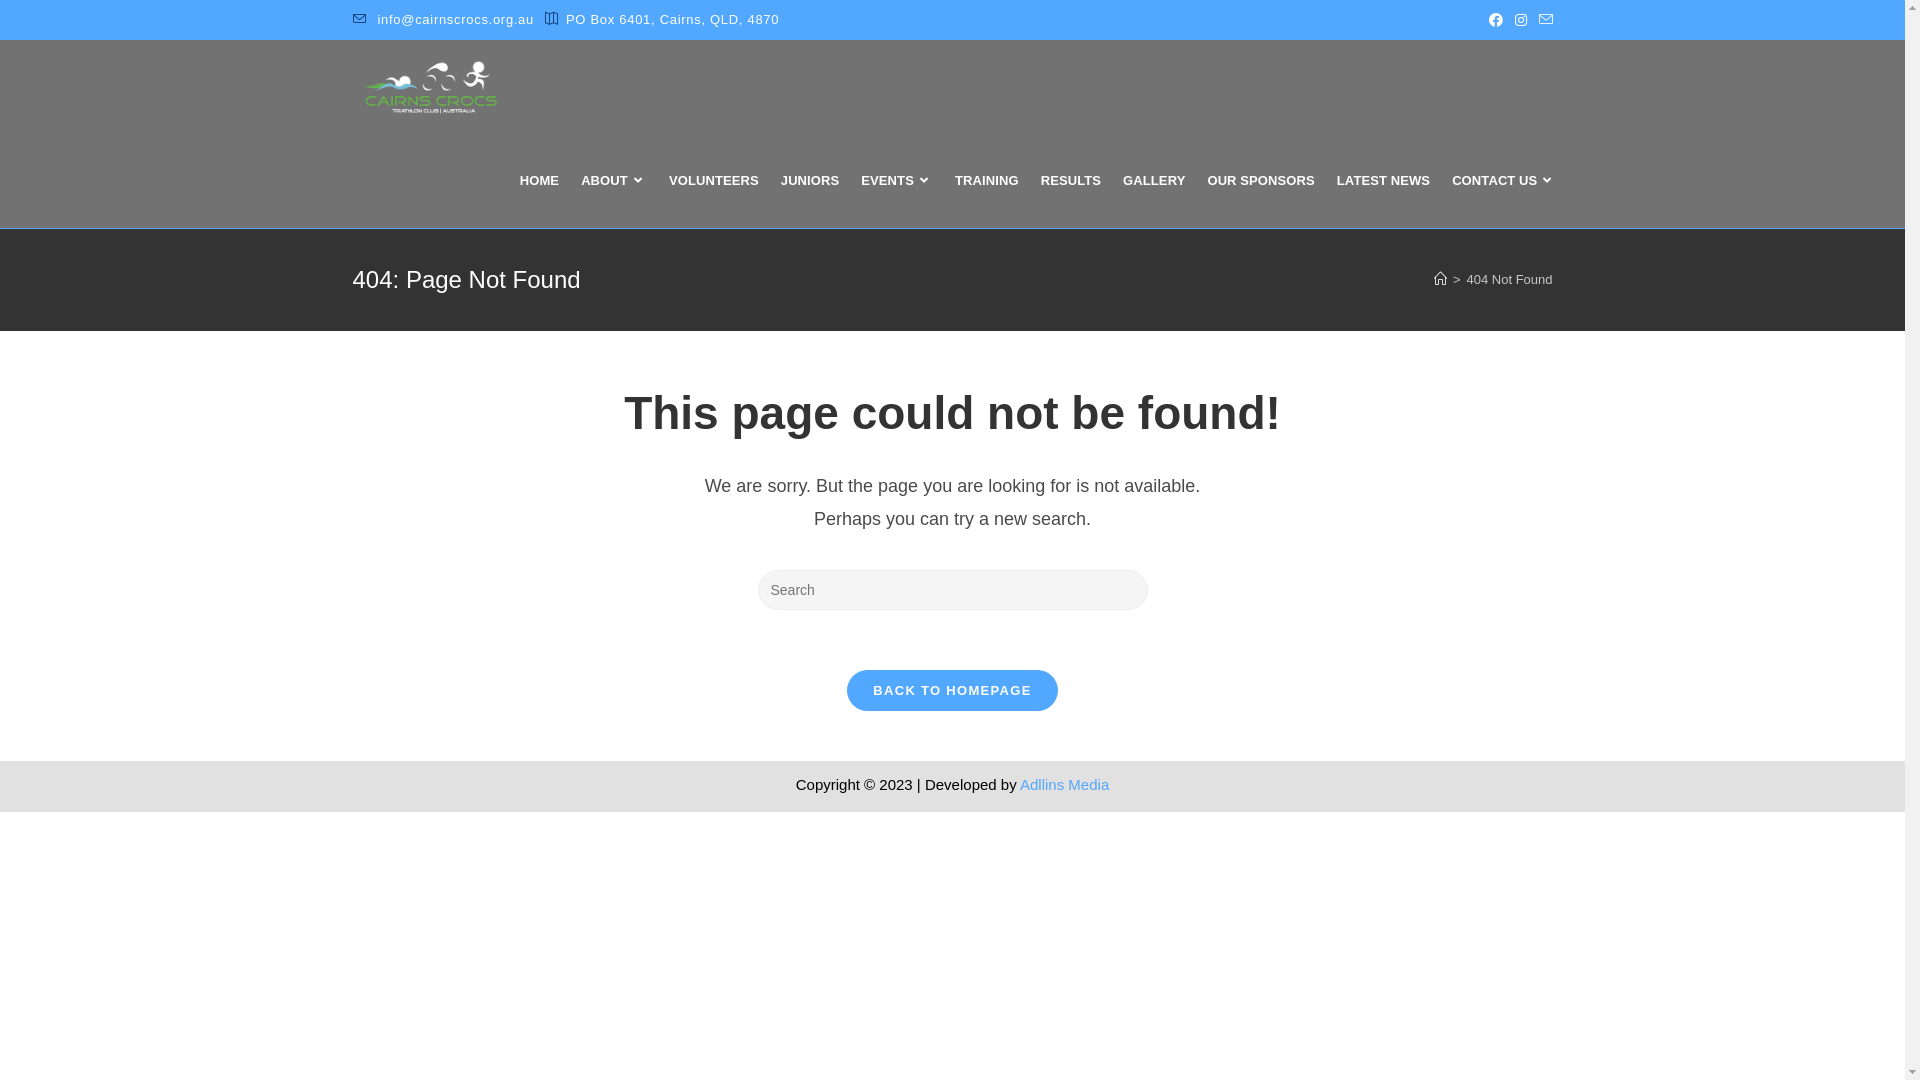 Image resolution: width=1920 pixels, height=1080 pixels. What do you see at coordinates (810, 181) in the screenshot?
I see `'JUNIORS'` at bounding box center [810, 181].